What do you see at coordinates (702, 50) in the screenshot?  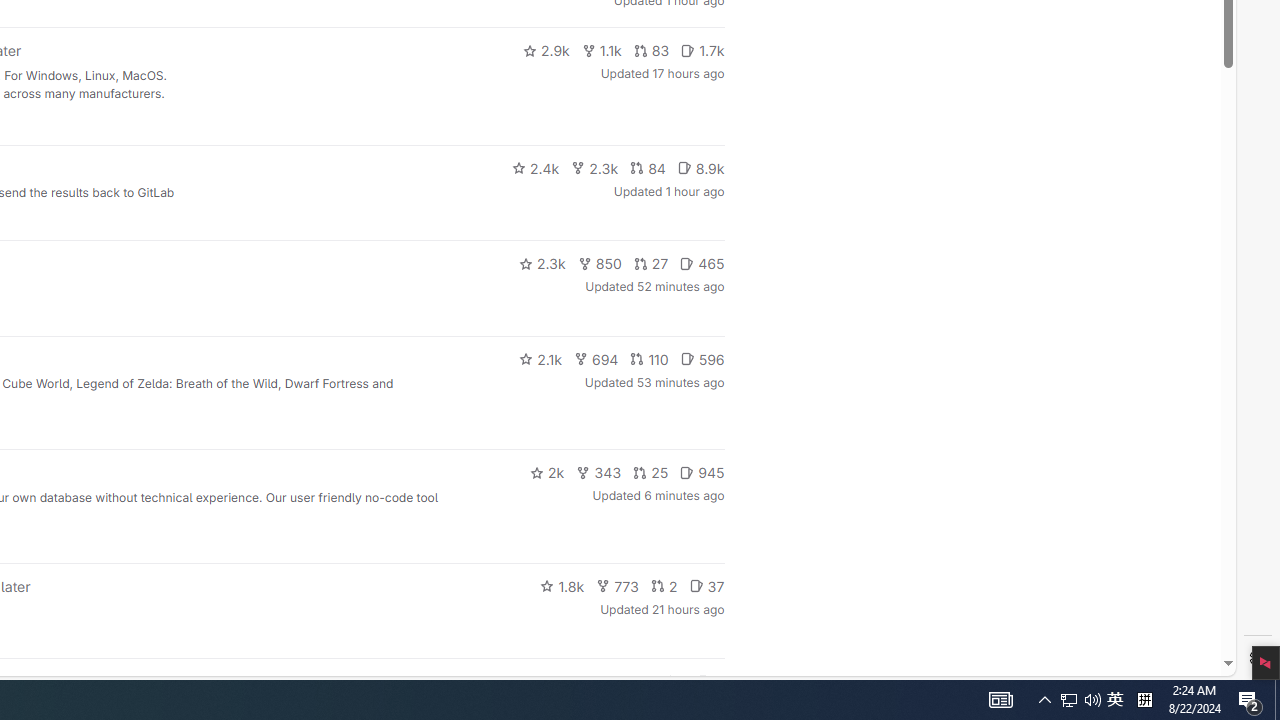 I see `'1.7k'` at bounding box center [702, 50].